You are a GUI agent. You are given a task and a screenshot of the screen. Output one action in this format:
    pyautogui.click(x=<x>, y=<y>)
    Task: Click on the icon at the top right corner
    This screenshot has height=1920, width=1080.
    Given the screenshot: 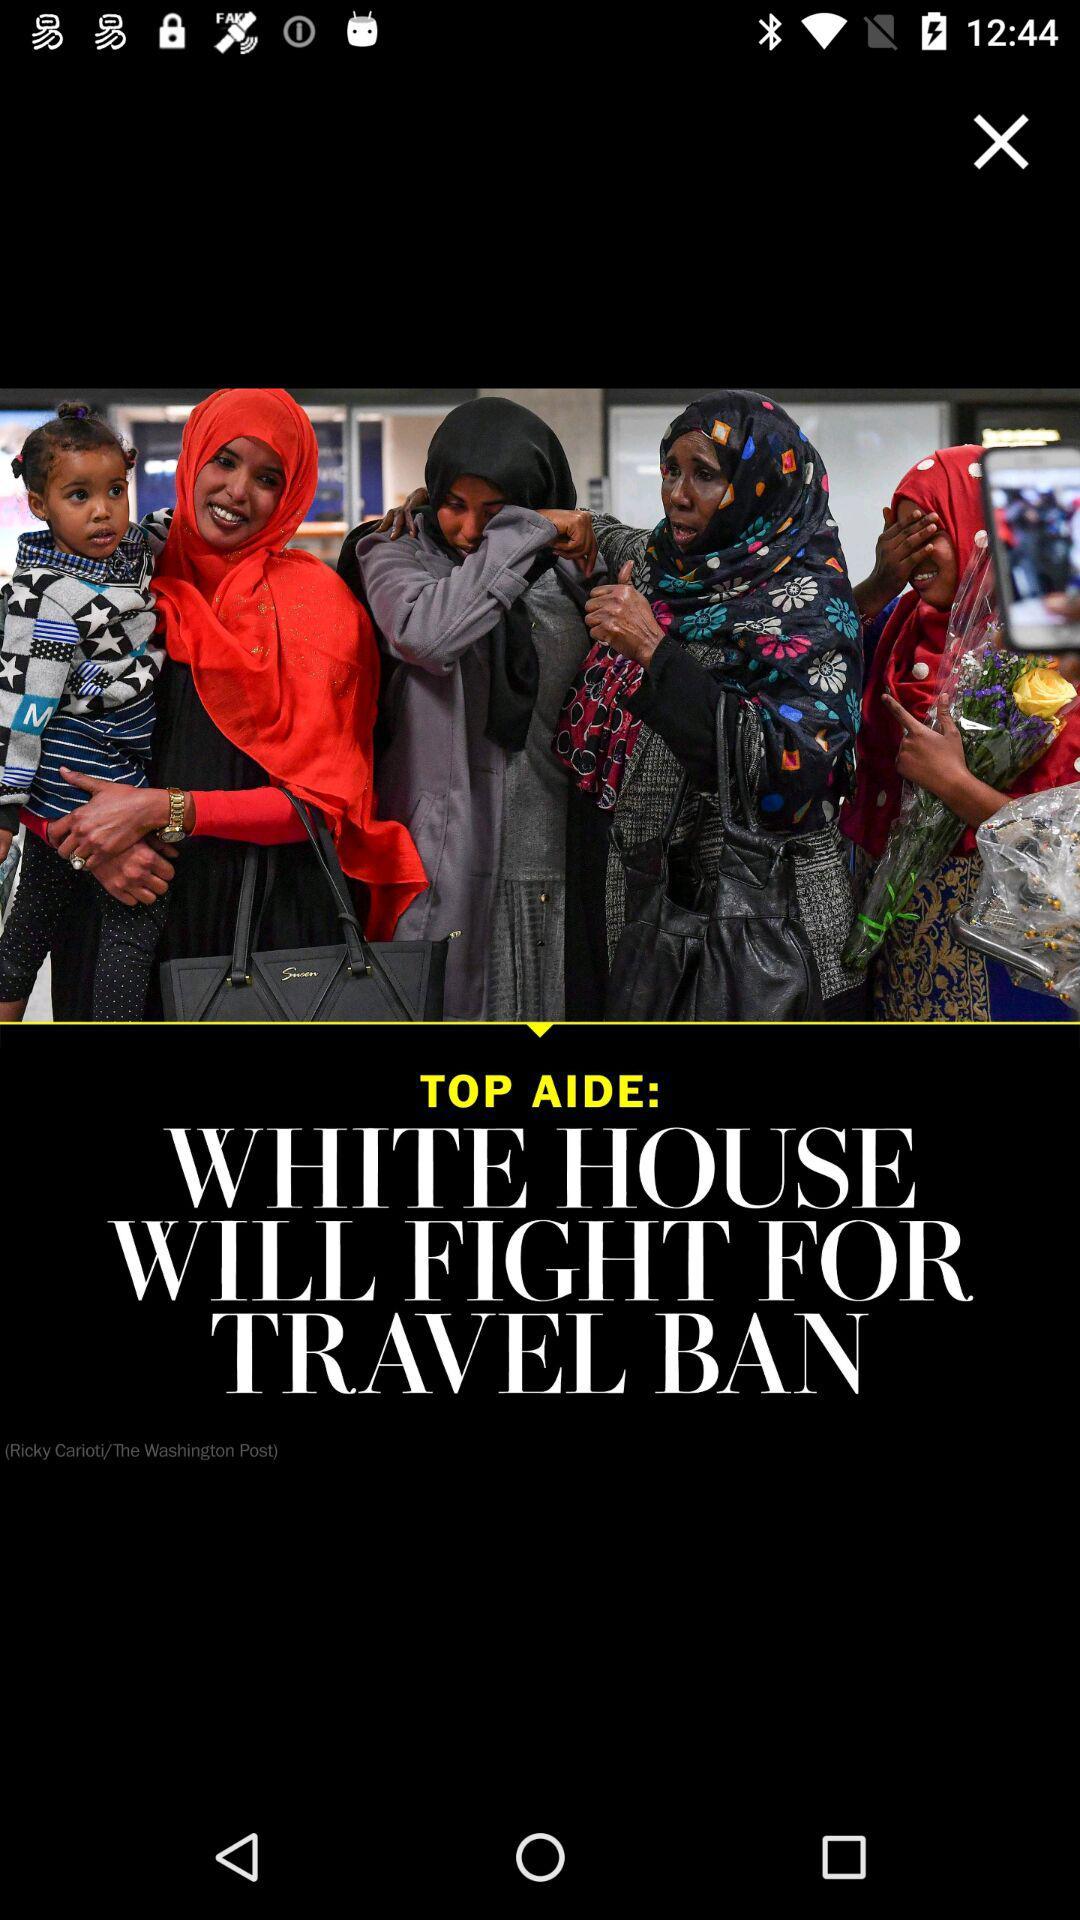 What is the action you would take?
    pyautogui.click(x=1001, y=140)
    